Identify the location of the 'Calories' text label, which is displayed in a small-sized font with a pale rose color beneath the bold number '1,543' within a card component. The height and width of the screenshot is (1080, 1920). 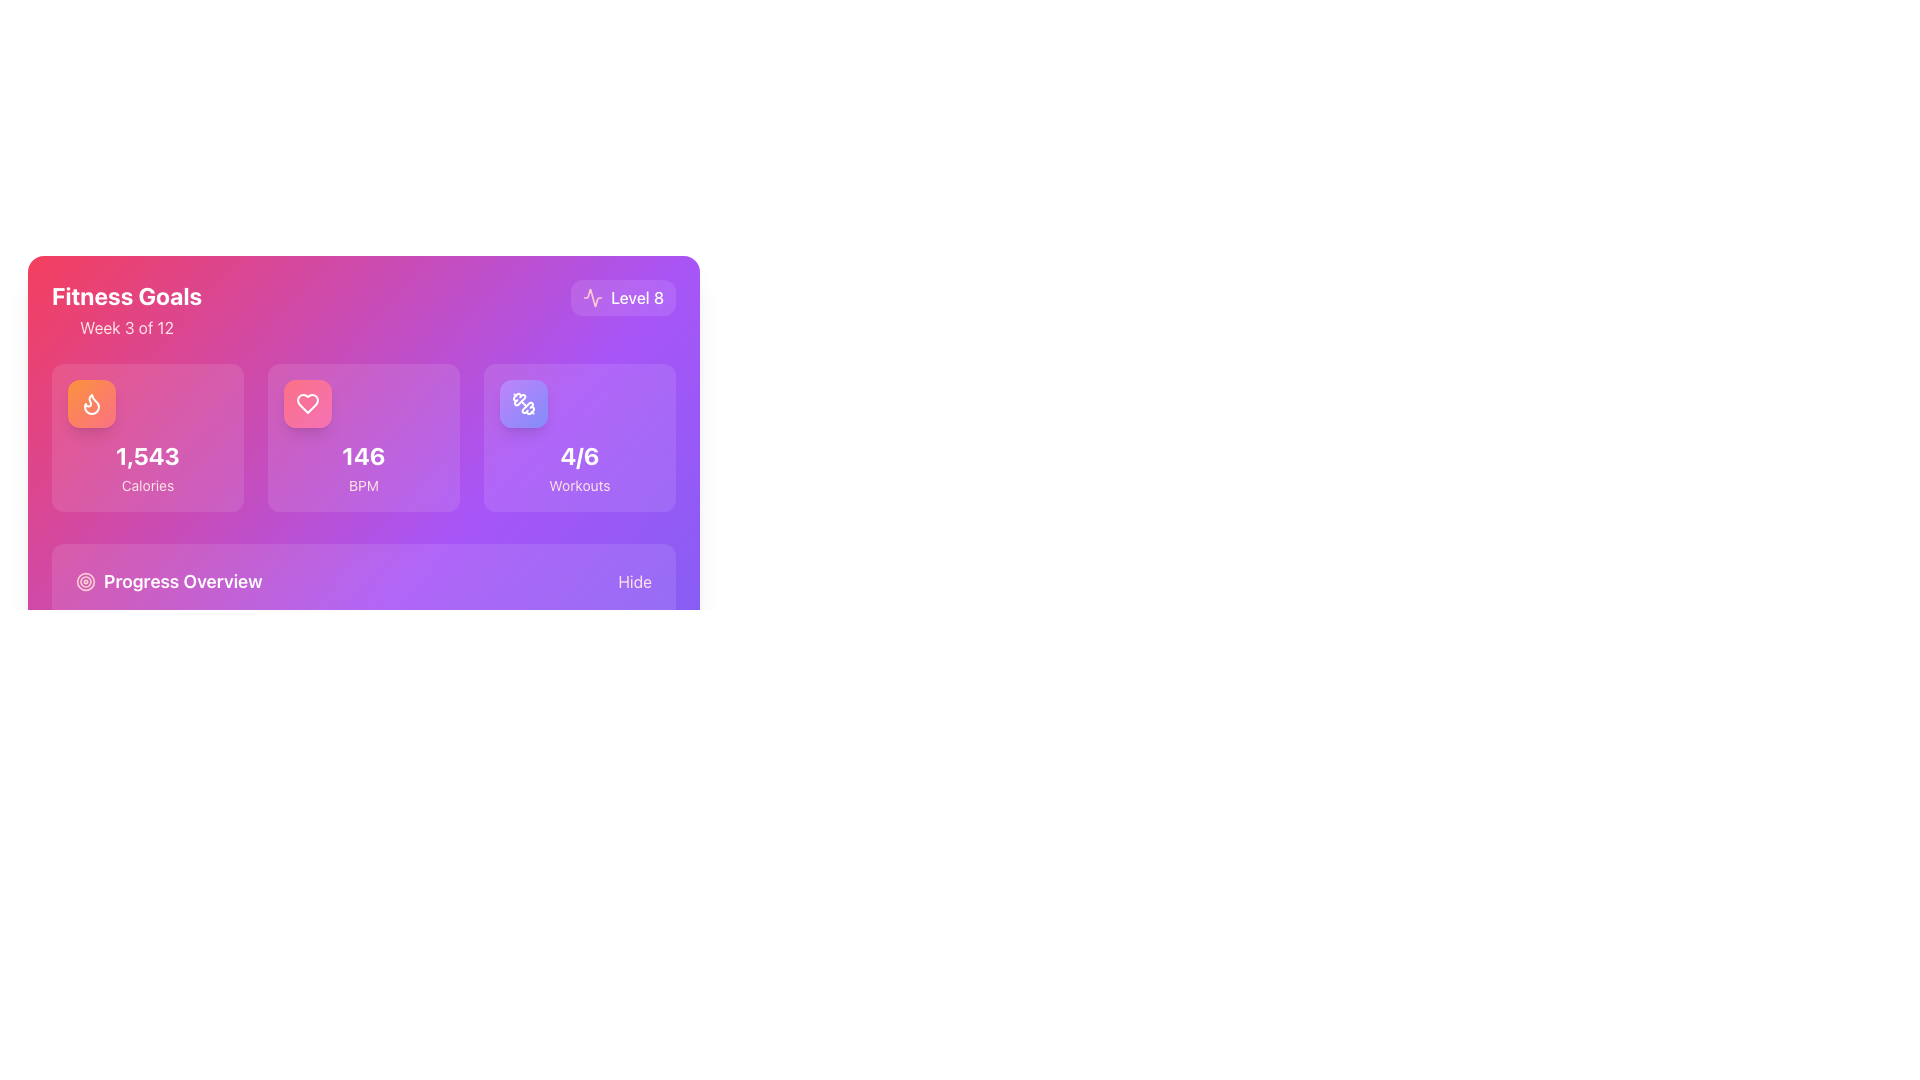
(147, 486).